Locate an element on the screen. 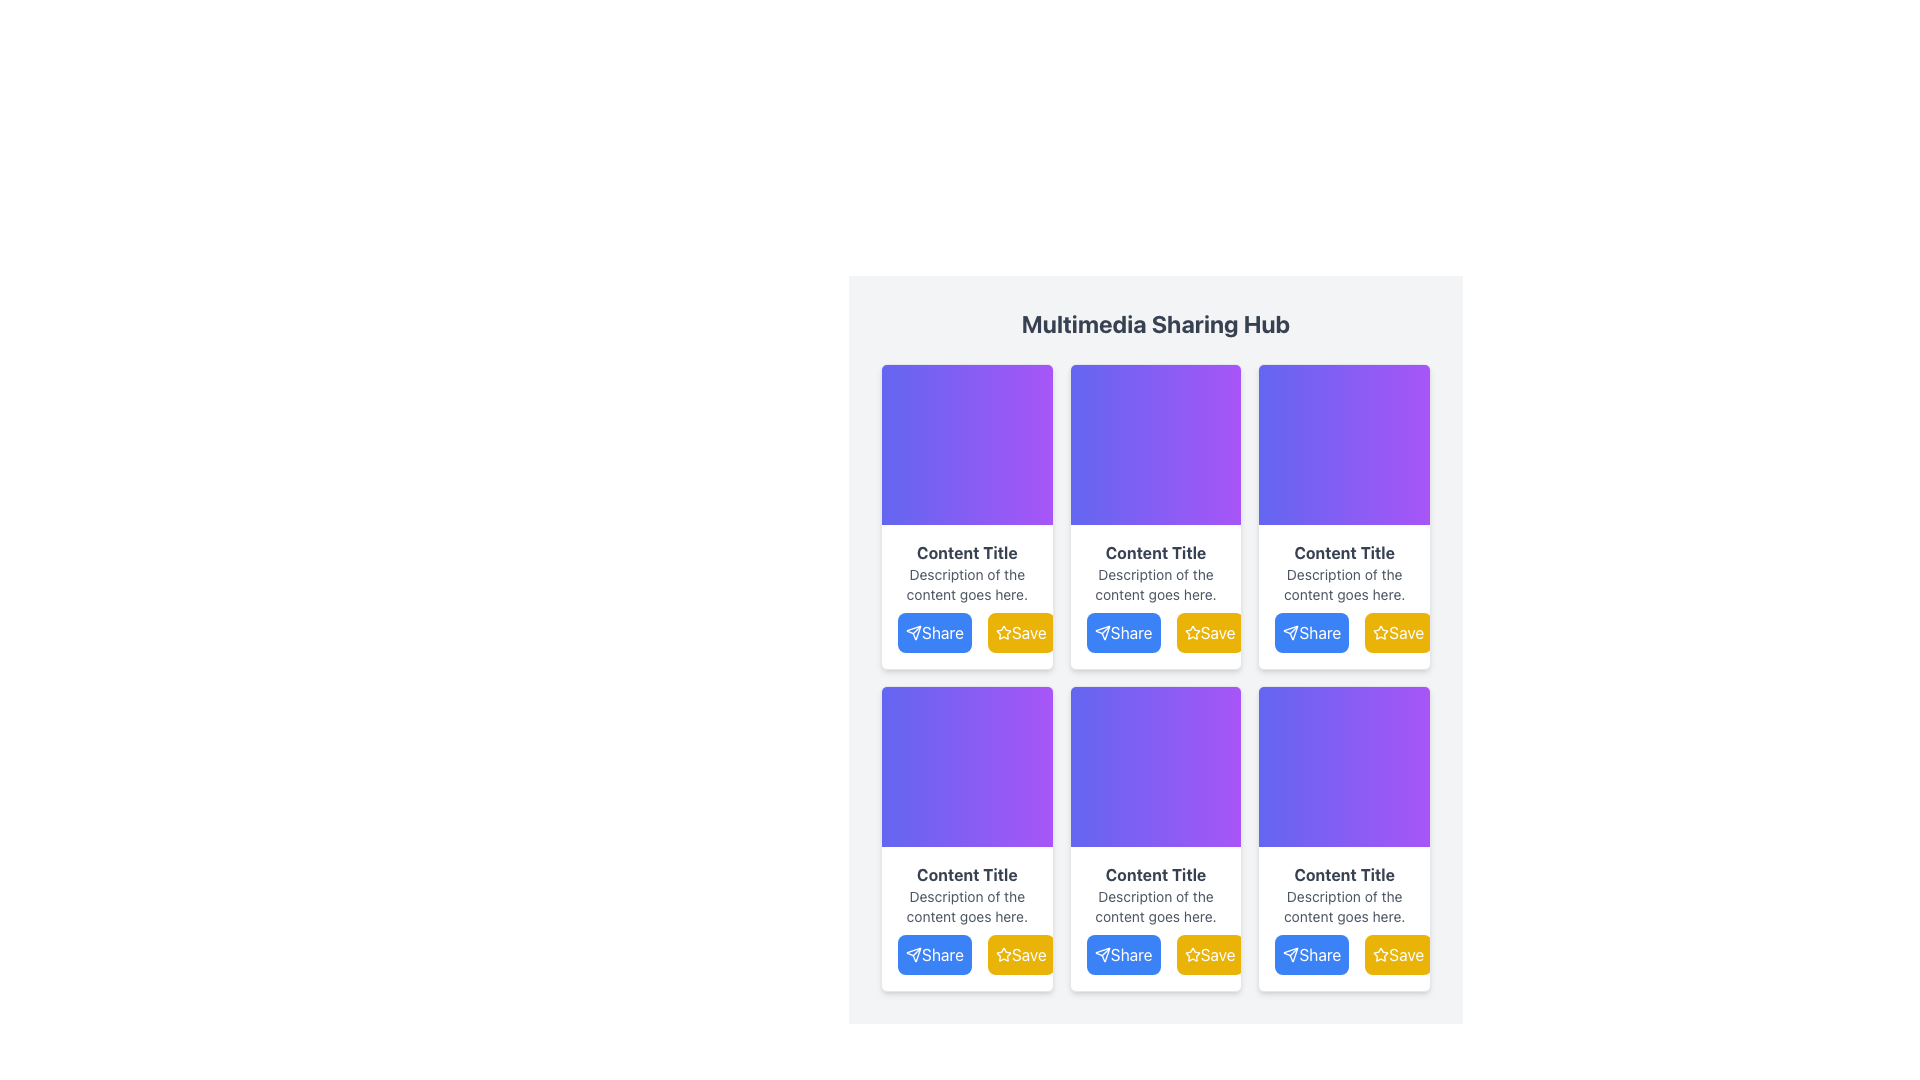 The width and height of the screenshot is (1920, 1080). the 'Share' button with a blue background and white text that reads 'Share', which is located to the left of the 'Save' button in a row of options under the content cards is located at coordinates (933, 632).